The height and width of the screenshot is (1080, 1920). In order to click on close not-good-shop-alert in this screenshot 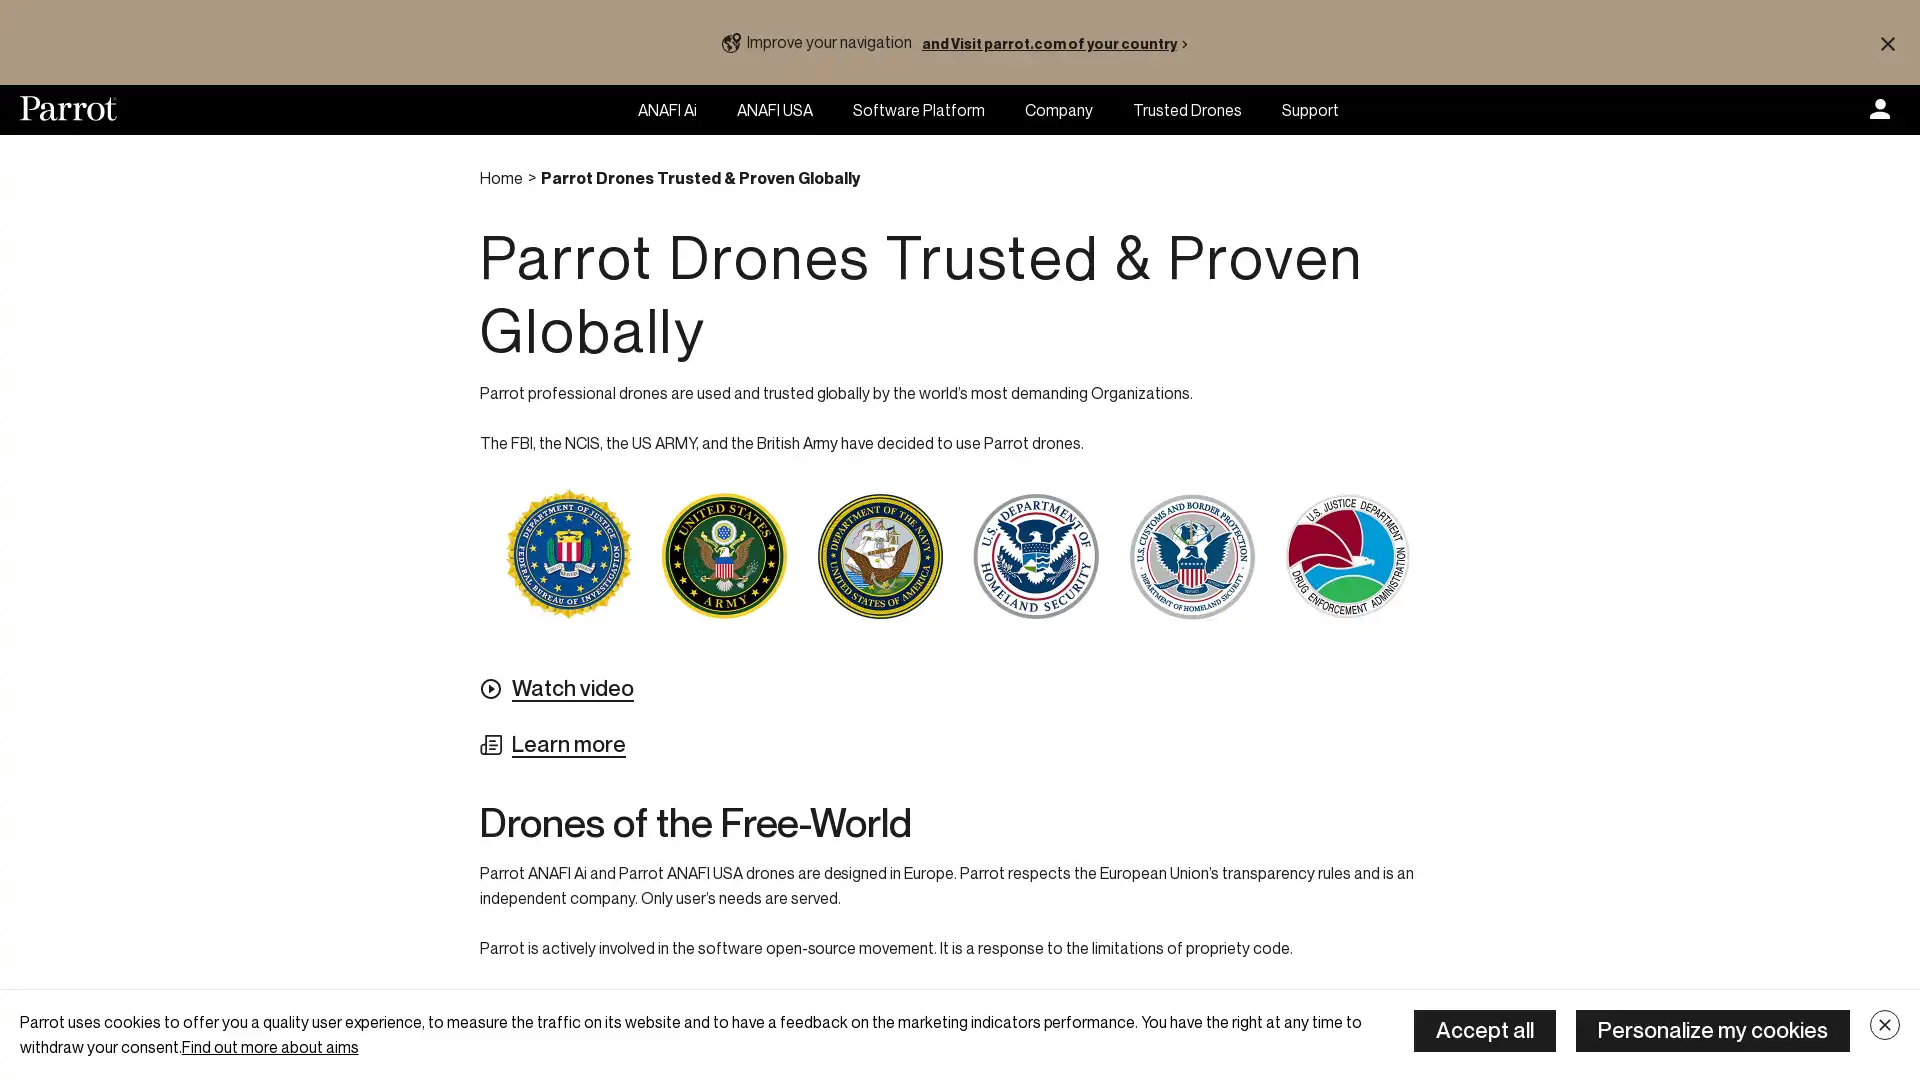, I will do `click(1886, 42)`.